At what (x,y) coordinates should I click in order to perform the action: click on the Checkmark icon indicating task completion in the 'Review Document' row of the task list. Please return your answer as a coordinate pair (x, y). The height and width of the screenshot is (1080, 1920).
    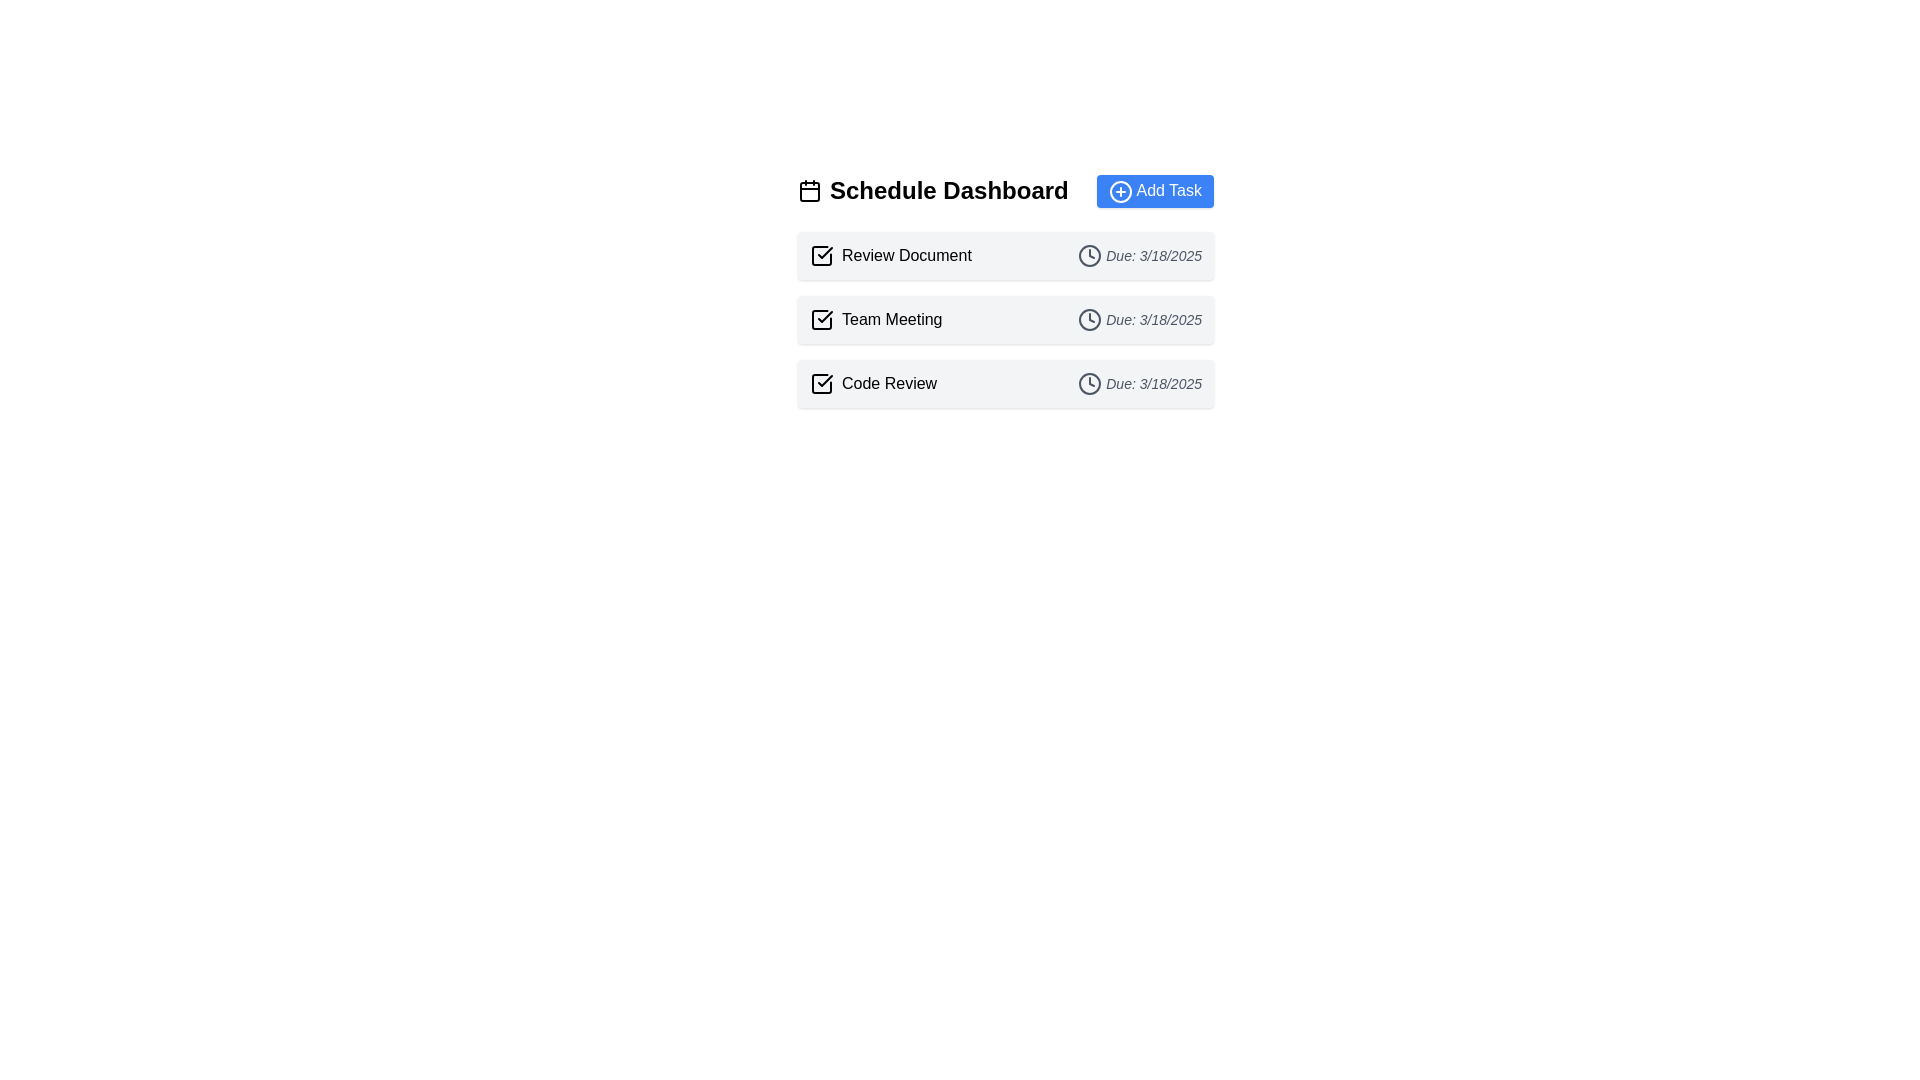
    Looking at the image, I should click on (825, 251).